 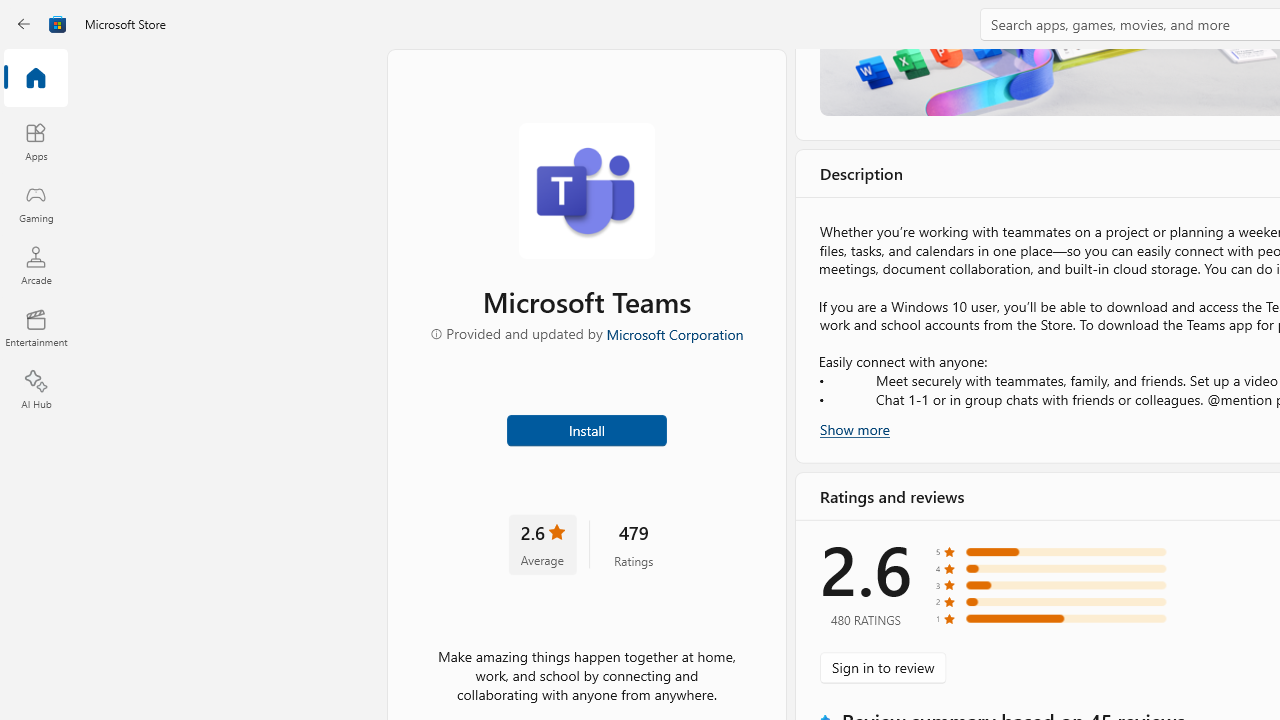 What do you see at coordinates (882, 667) in the screenshot?
I see `'Sign in to review'` at bounding box center [882, 667].